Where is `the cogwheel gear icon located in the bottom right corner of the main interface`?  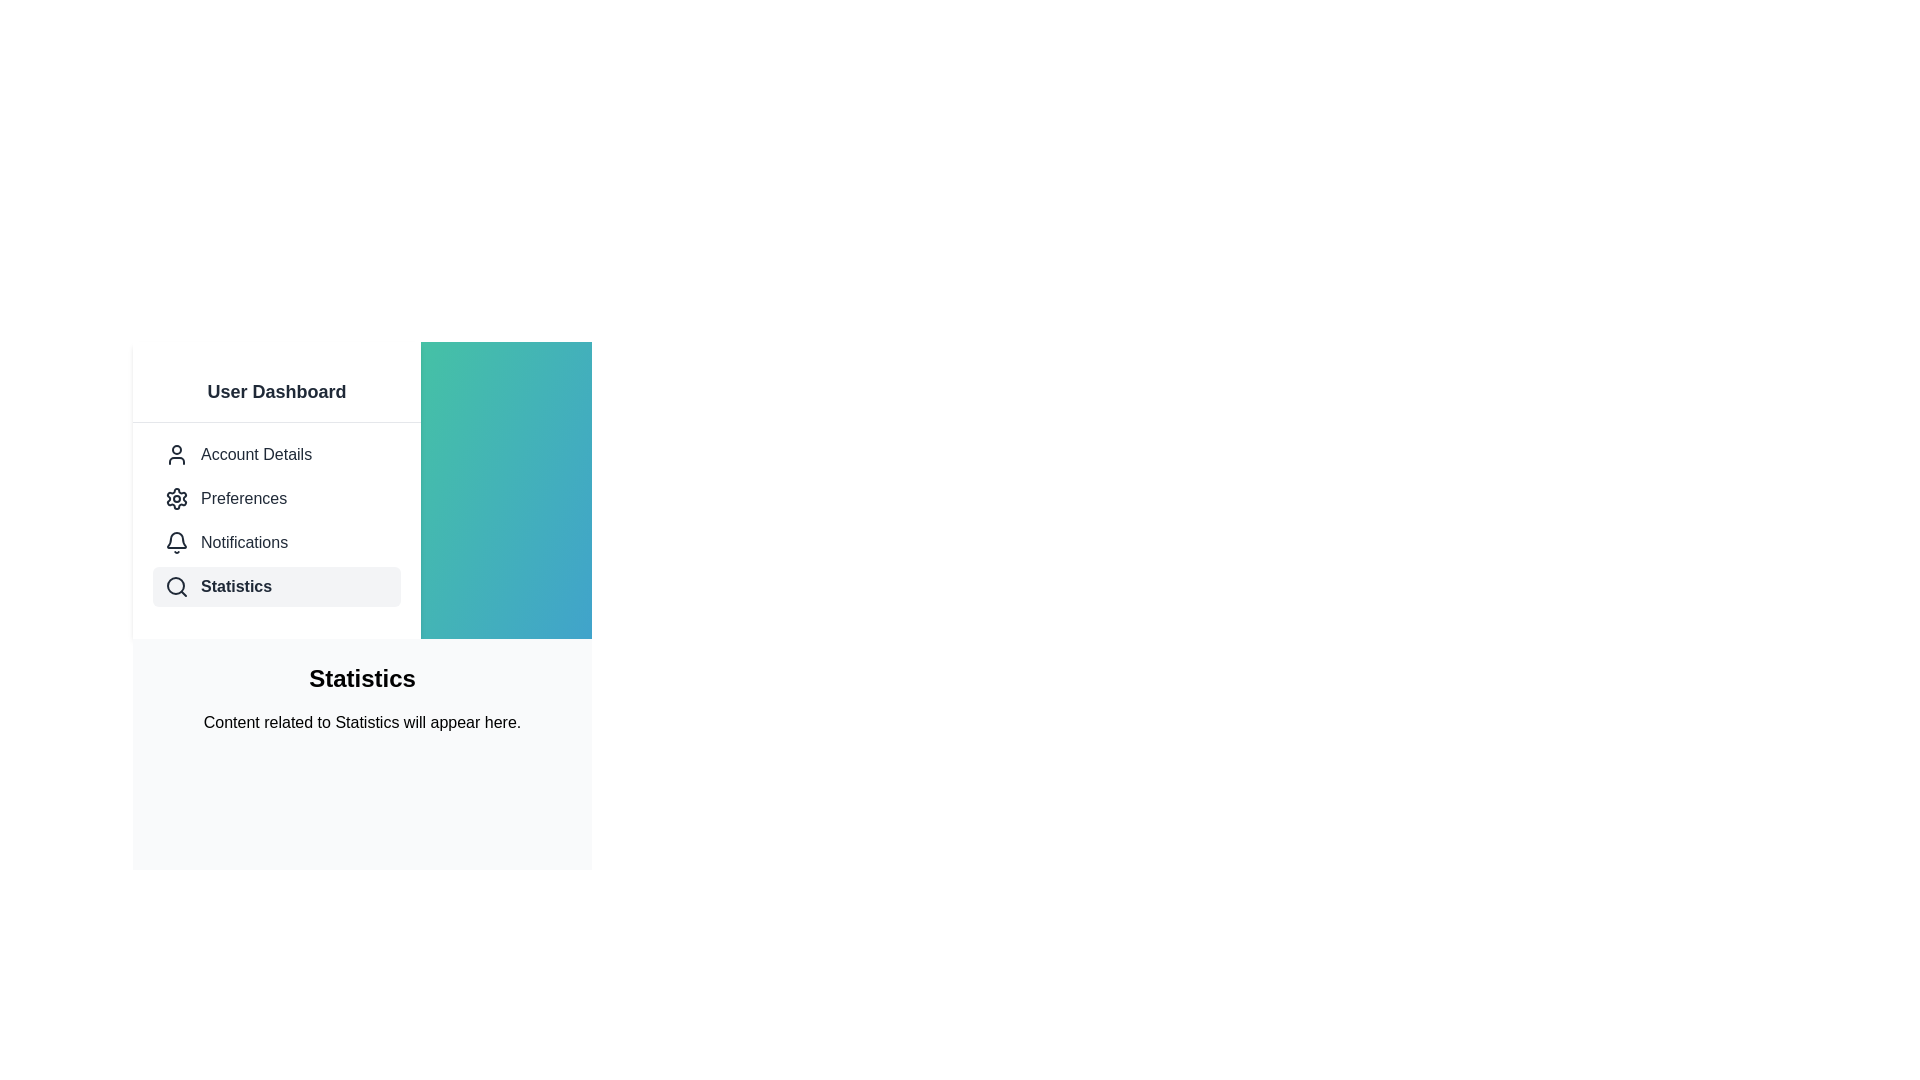 the cogwheel gear icon located in the bottom right corner of the main interface is located at coordinates (177, 497).